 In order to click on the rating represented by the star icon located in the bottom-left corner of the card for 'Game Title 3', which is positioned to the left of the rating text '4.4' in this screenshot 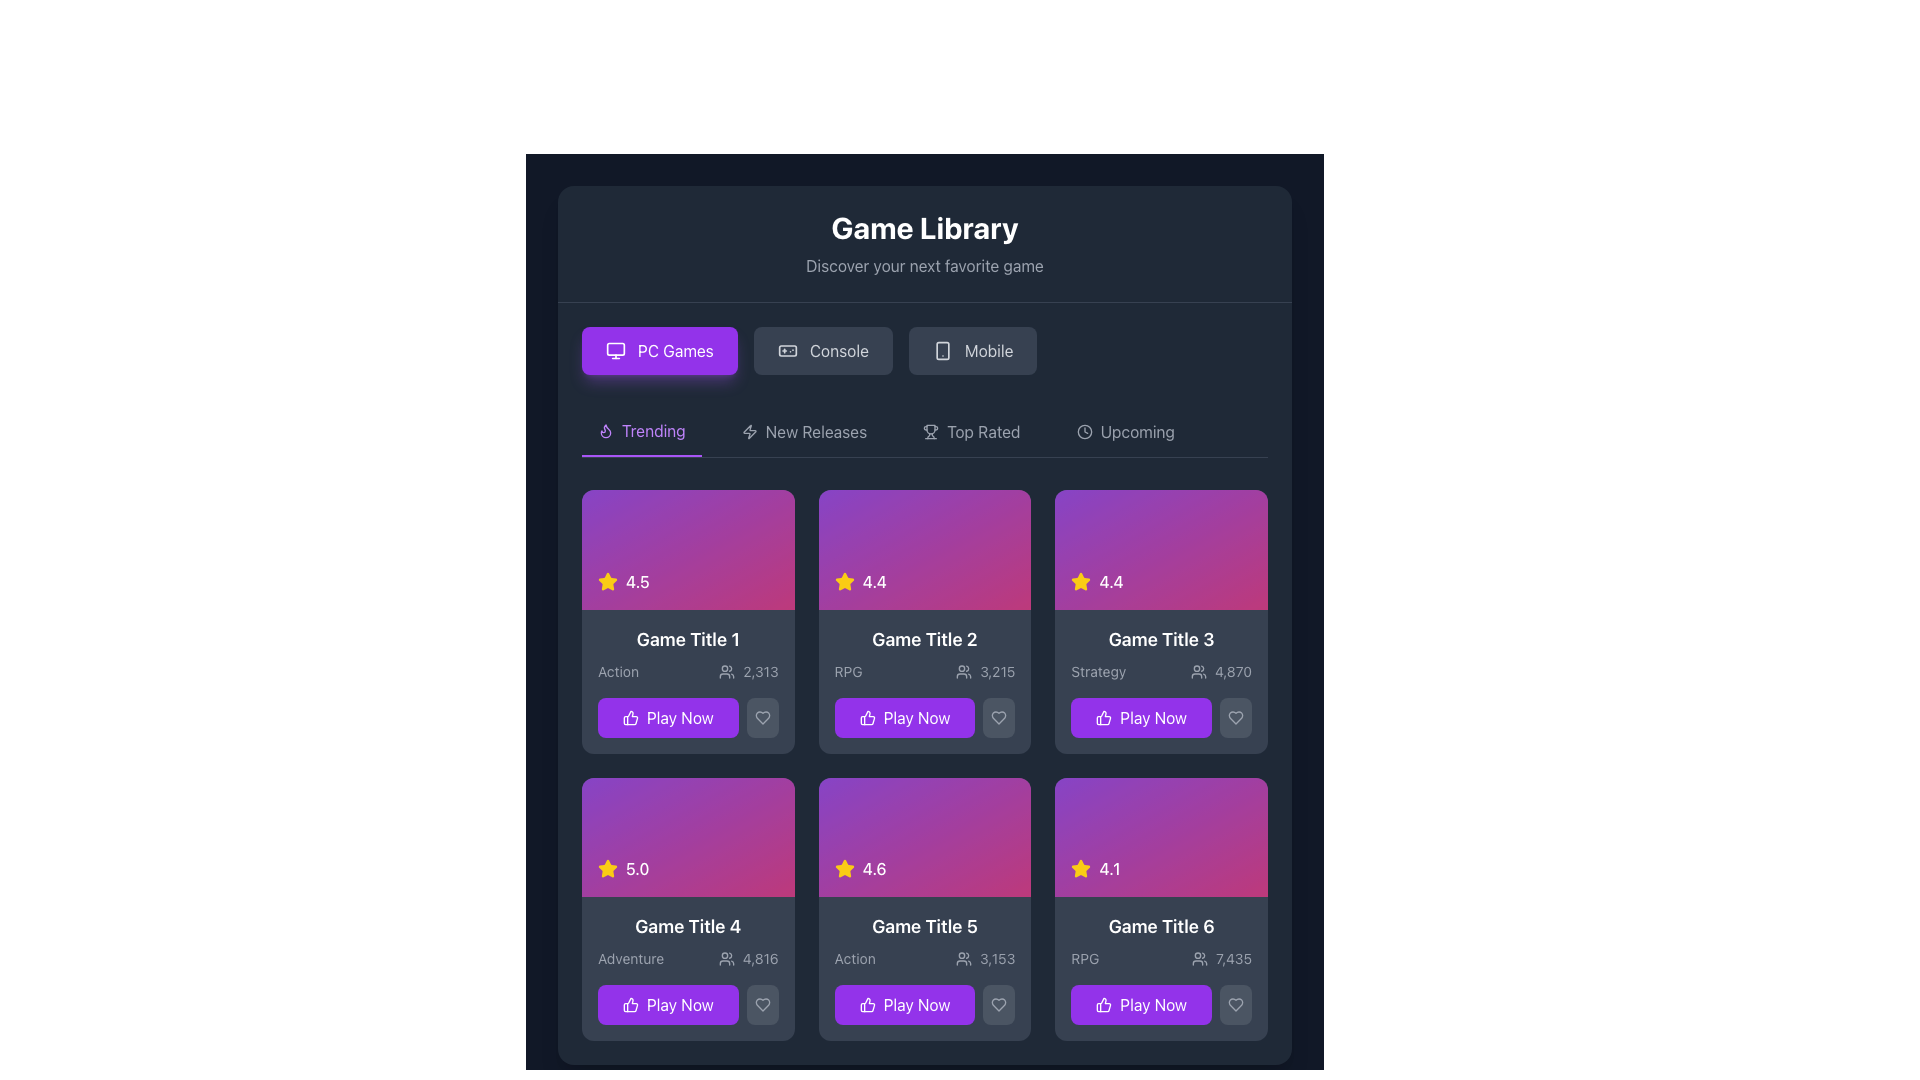, I will do `click(1080, 581)`.